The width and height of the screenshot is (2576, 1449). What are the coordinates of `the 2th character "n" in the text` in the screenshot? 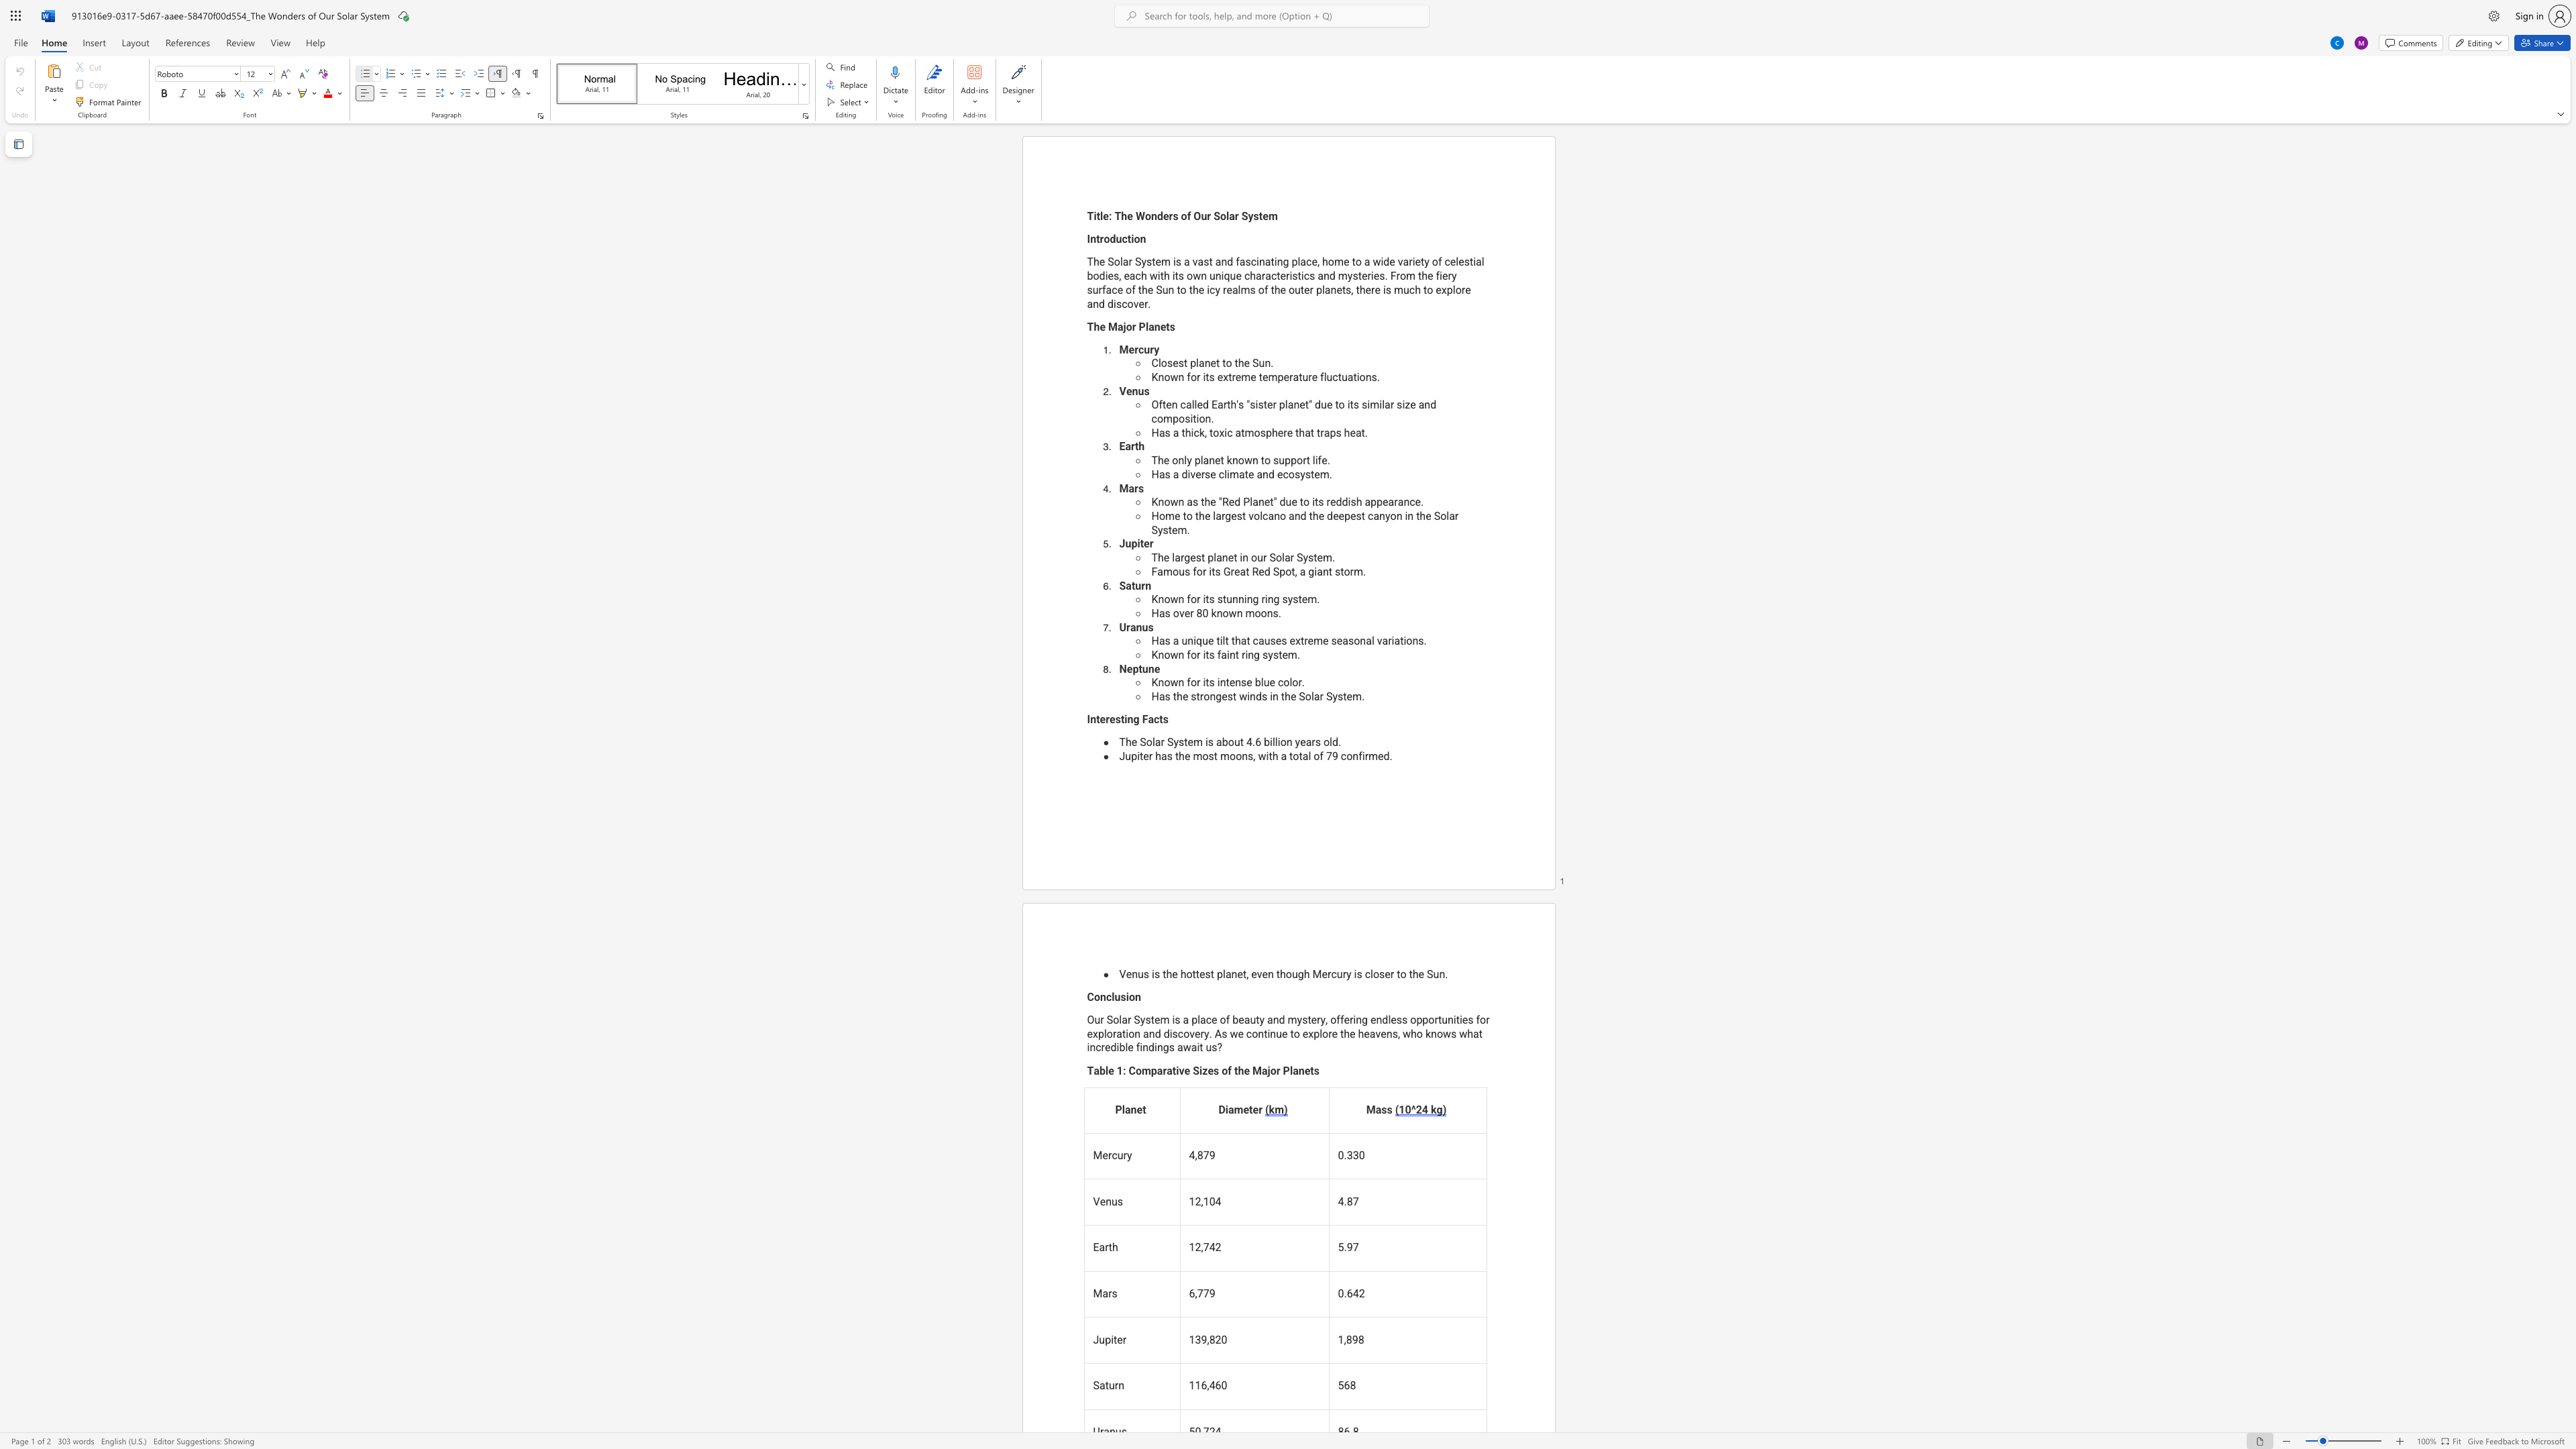 It's located at (1238, 613).